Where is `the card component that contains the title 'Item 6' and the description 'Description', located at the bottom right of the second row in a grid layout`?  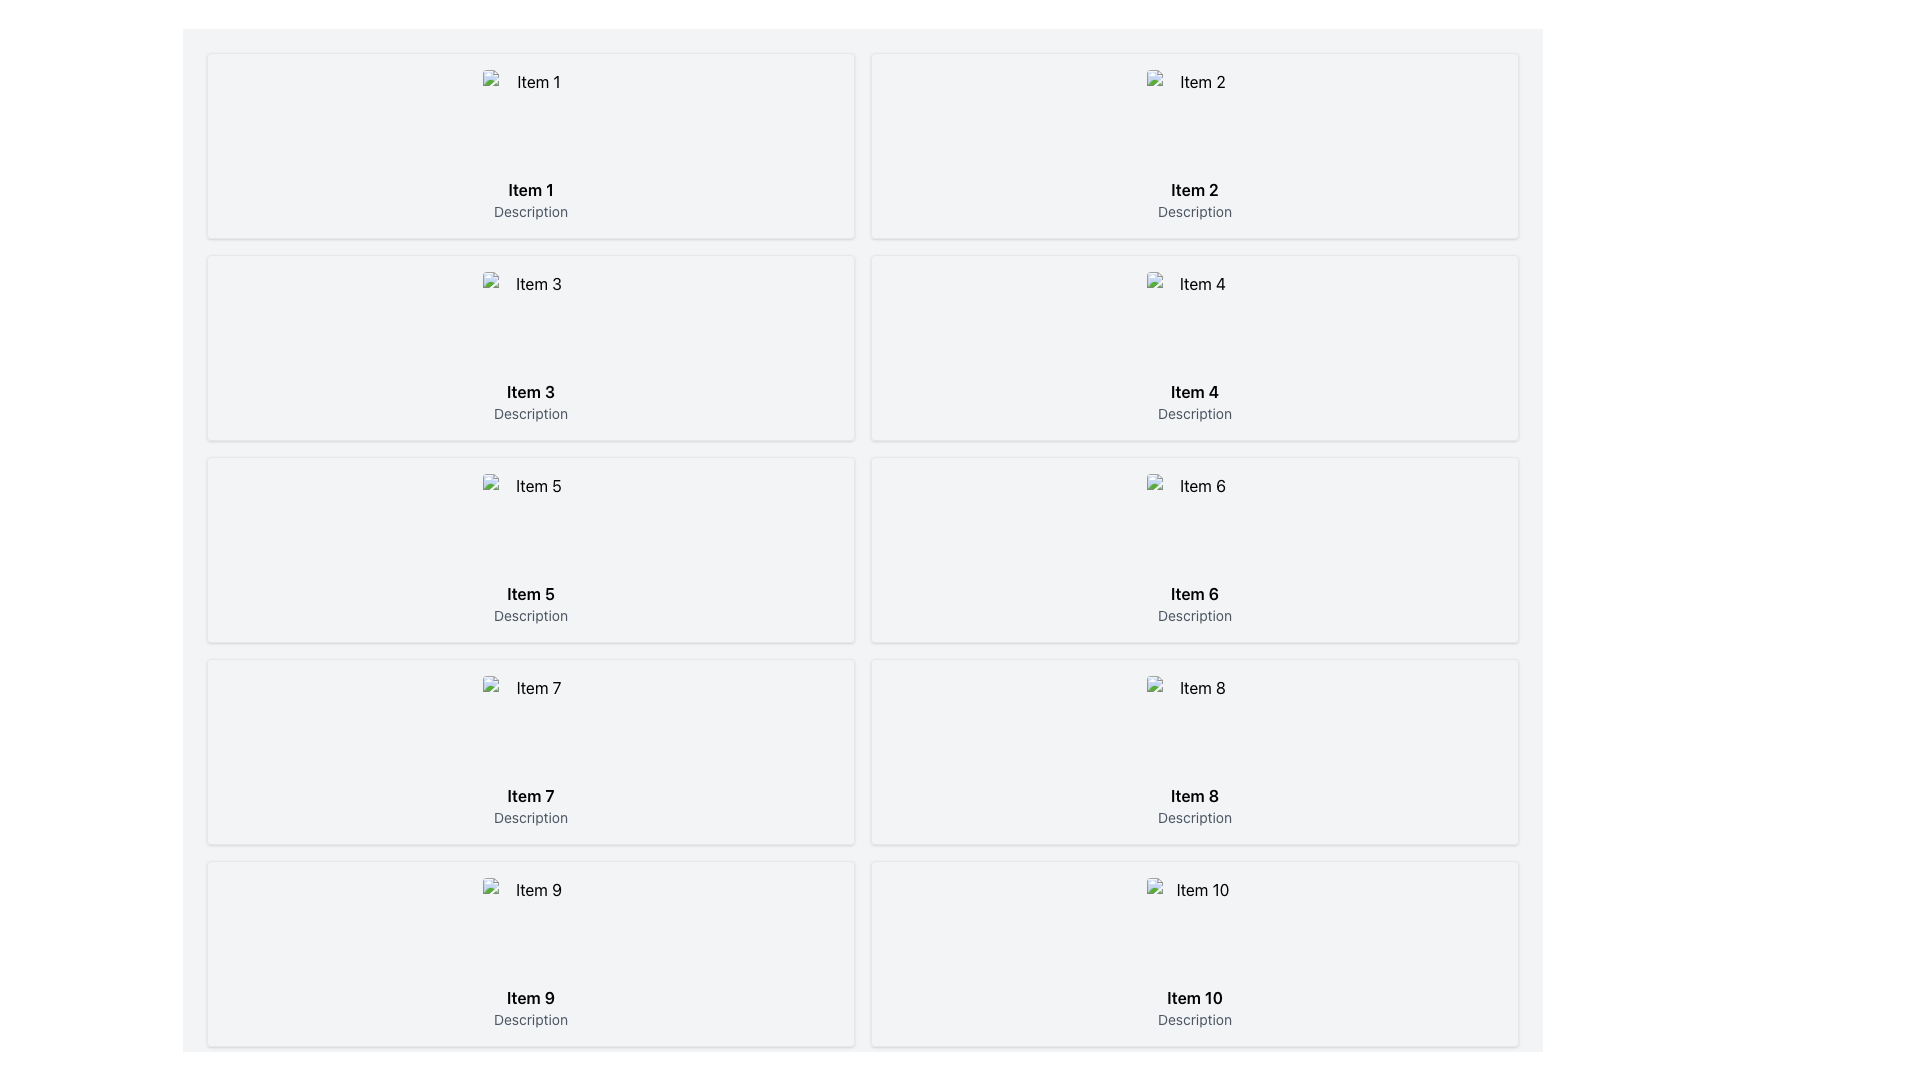
the card component that contains the title 'Item 6' and the description 'Description', located at the bottom right of the second row in a grid layout is located at coordinates (1195, 550).